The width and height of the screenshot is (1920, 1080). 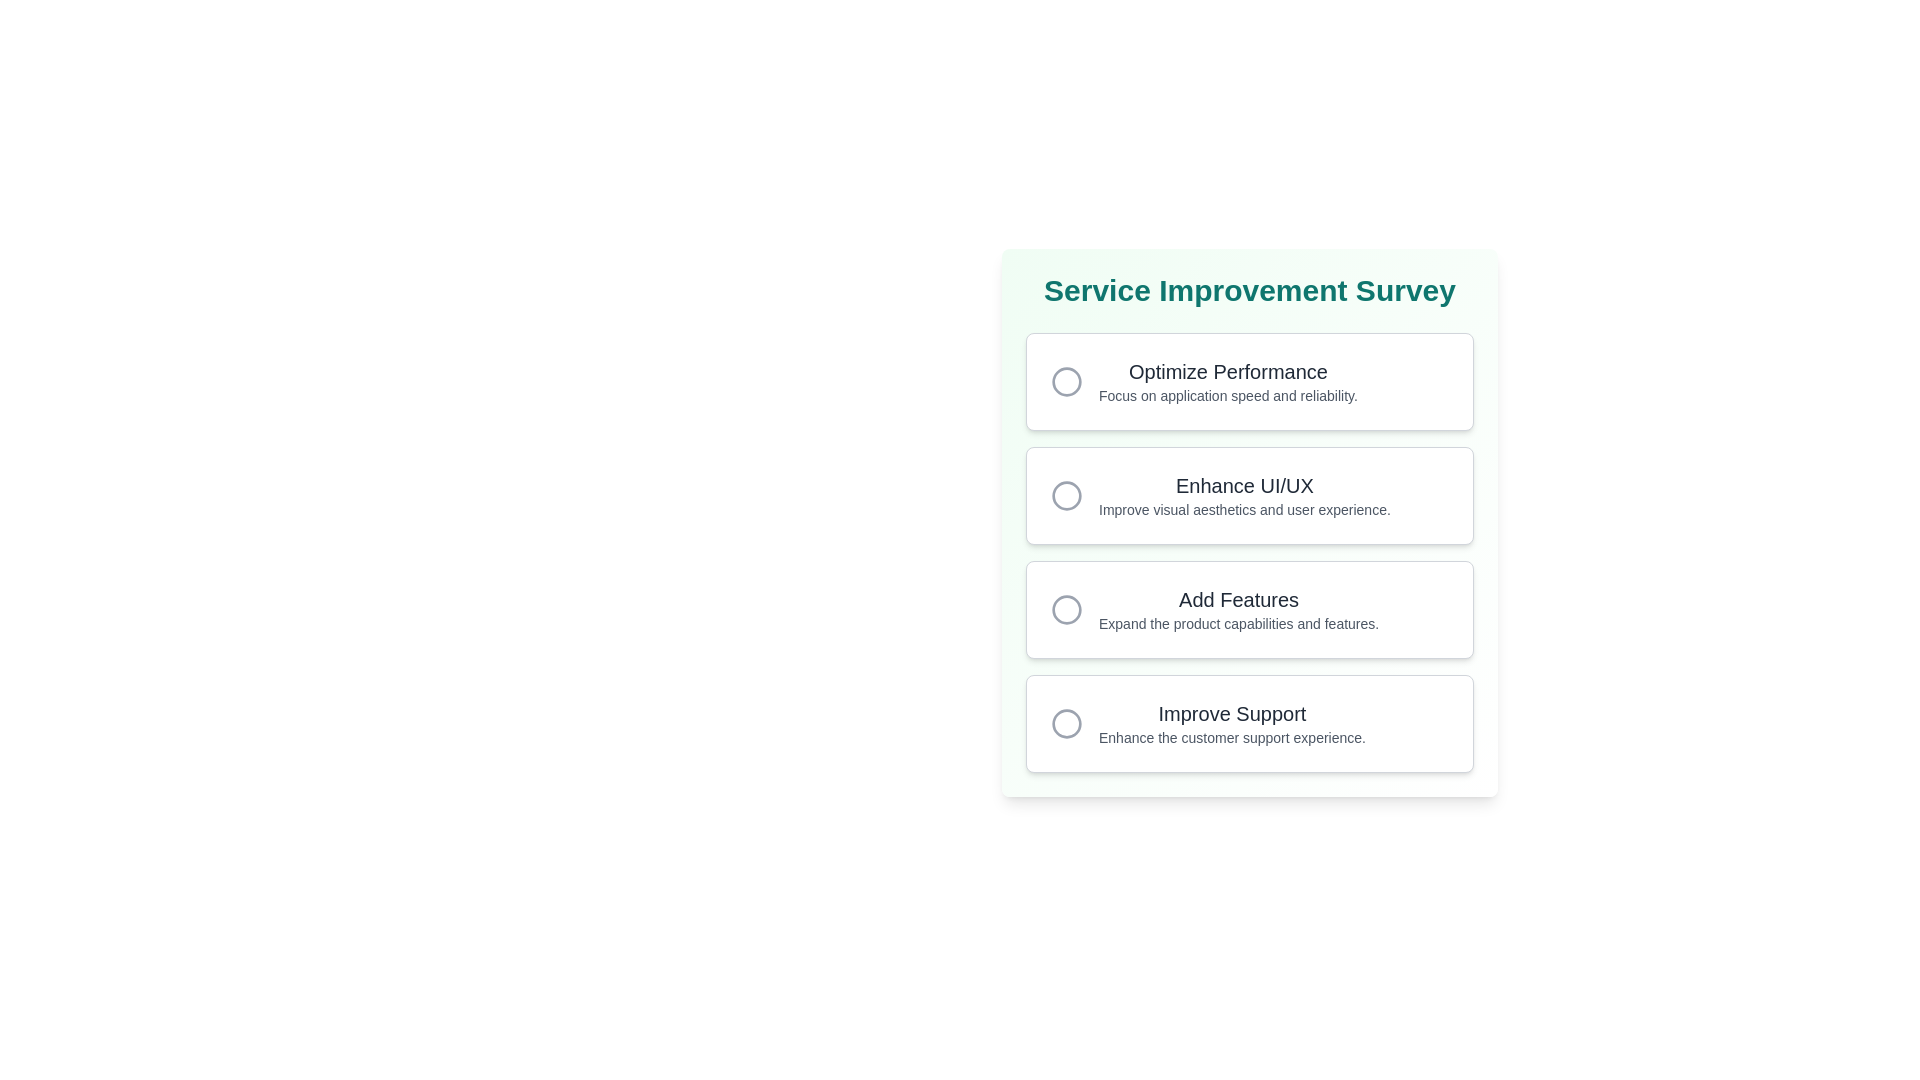 I want to click on the circular selection marker adjacent to the text labeled 'Optimize Performance', so click(x=1065, y=381).